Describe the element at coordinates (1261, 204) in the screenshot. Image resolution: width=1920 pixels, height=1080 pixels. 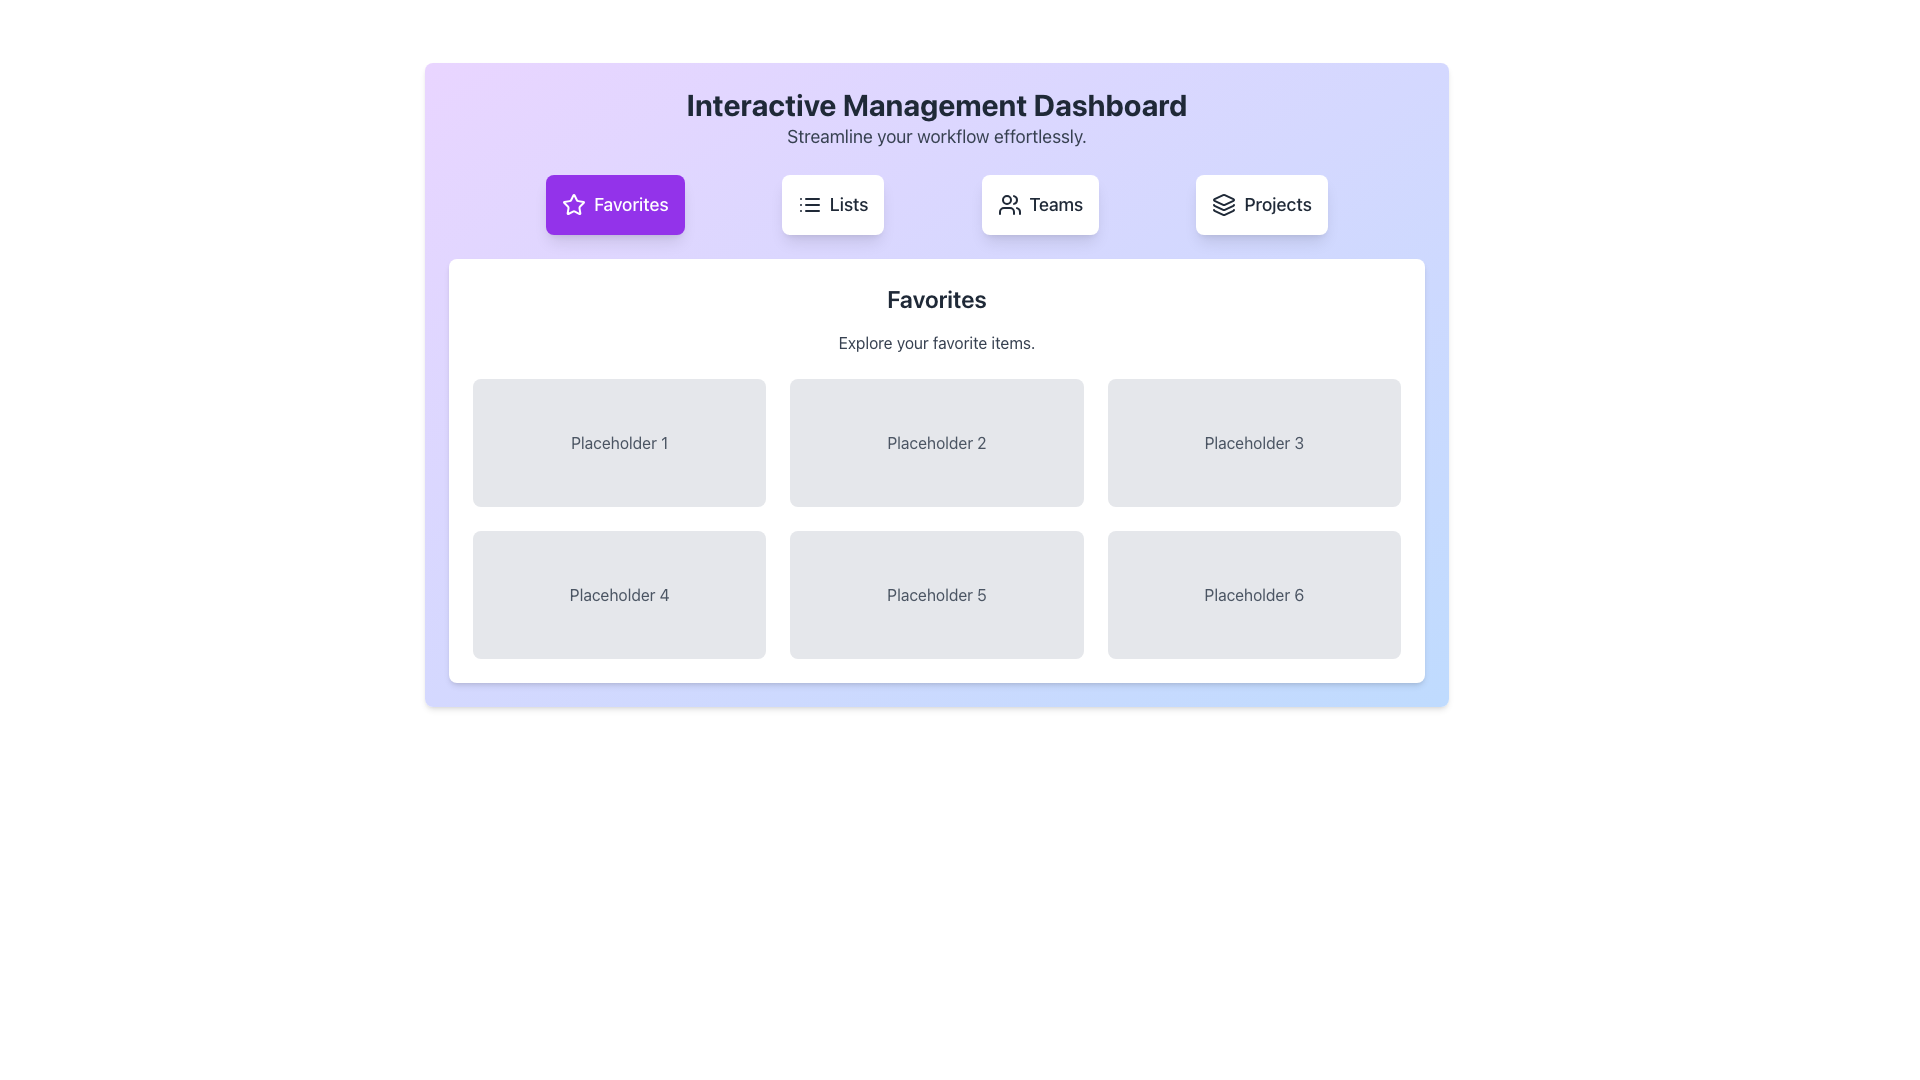
I see `the Projects button, which is the fourth item in a horizontal list of buttons near the top center of the interface, located to the right of the Teams button` at that location.